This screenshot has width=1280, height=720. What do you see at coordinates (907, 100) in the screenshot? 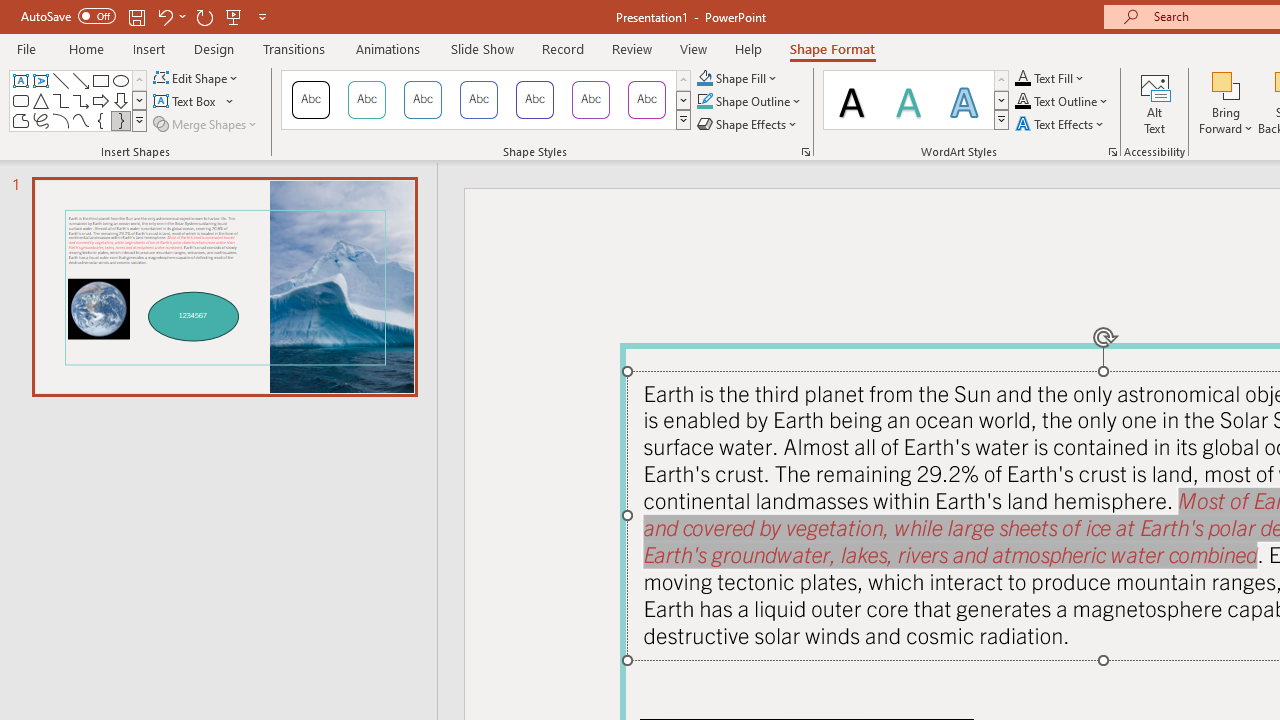
I see `'Fill: Teal, Accent color 1; Shadow'` at bounding box center [907, 100].